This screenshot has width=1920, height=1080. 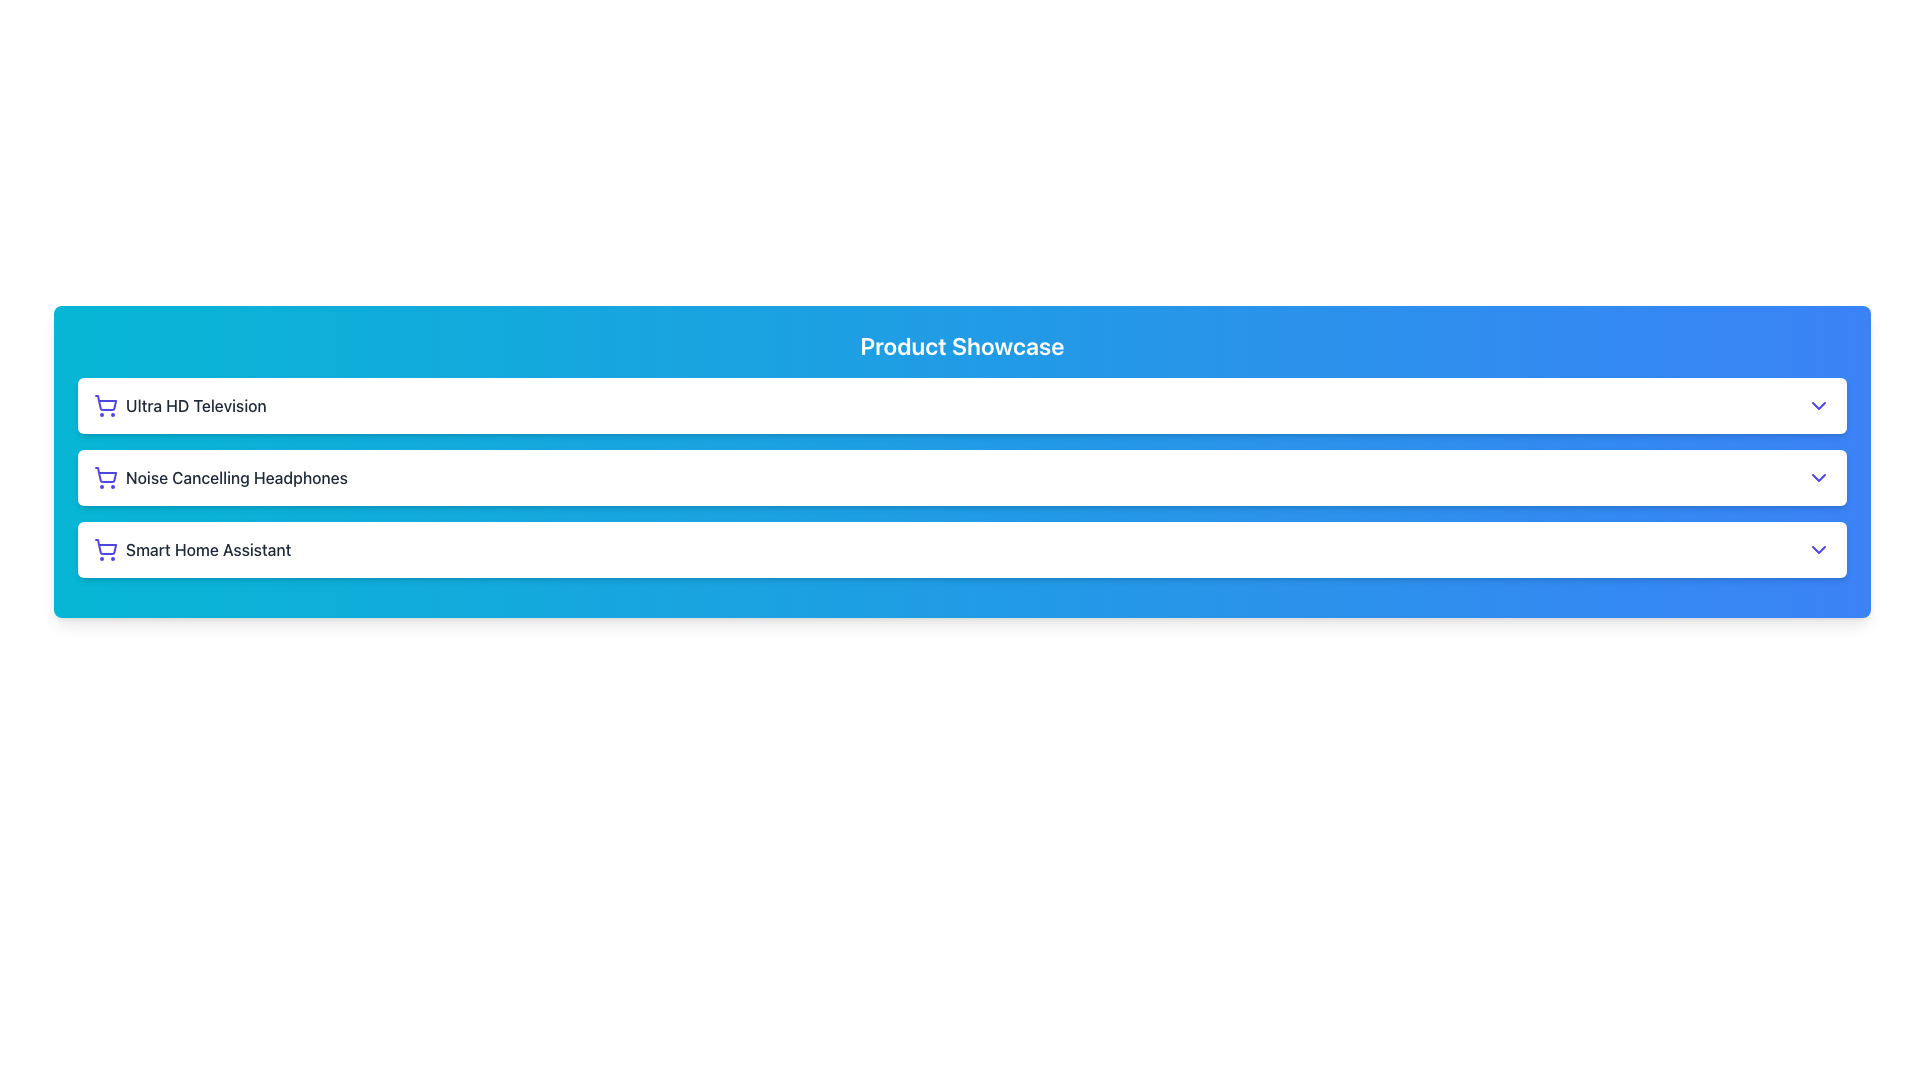 What do you see at coordinates (1819, 550) in the screenshot?
I see `the interactive SVG icon located at the right-hand side of the 'Smart Home Assistant' row, which indicates that this row is expandable or associated with further actions` at bounding box center [1819, 550].